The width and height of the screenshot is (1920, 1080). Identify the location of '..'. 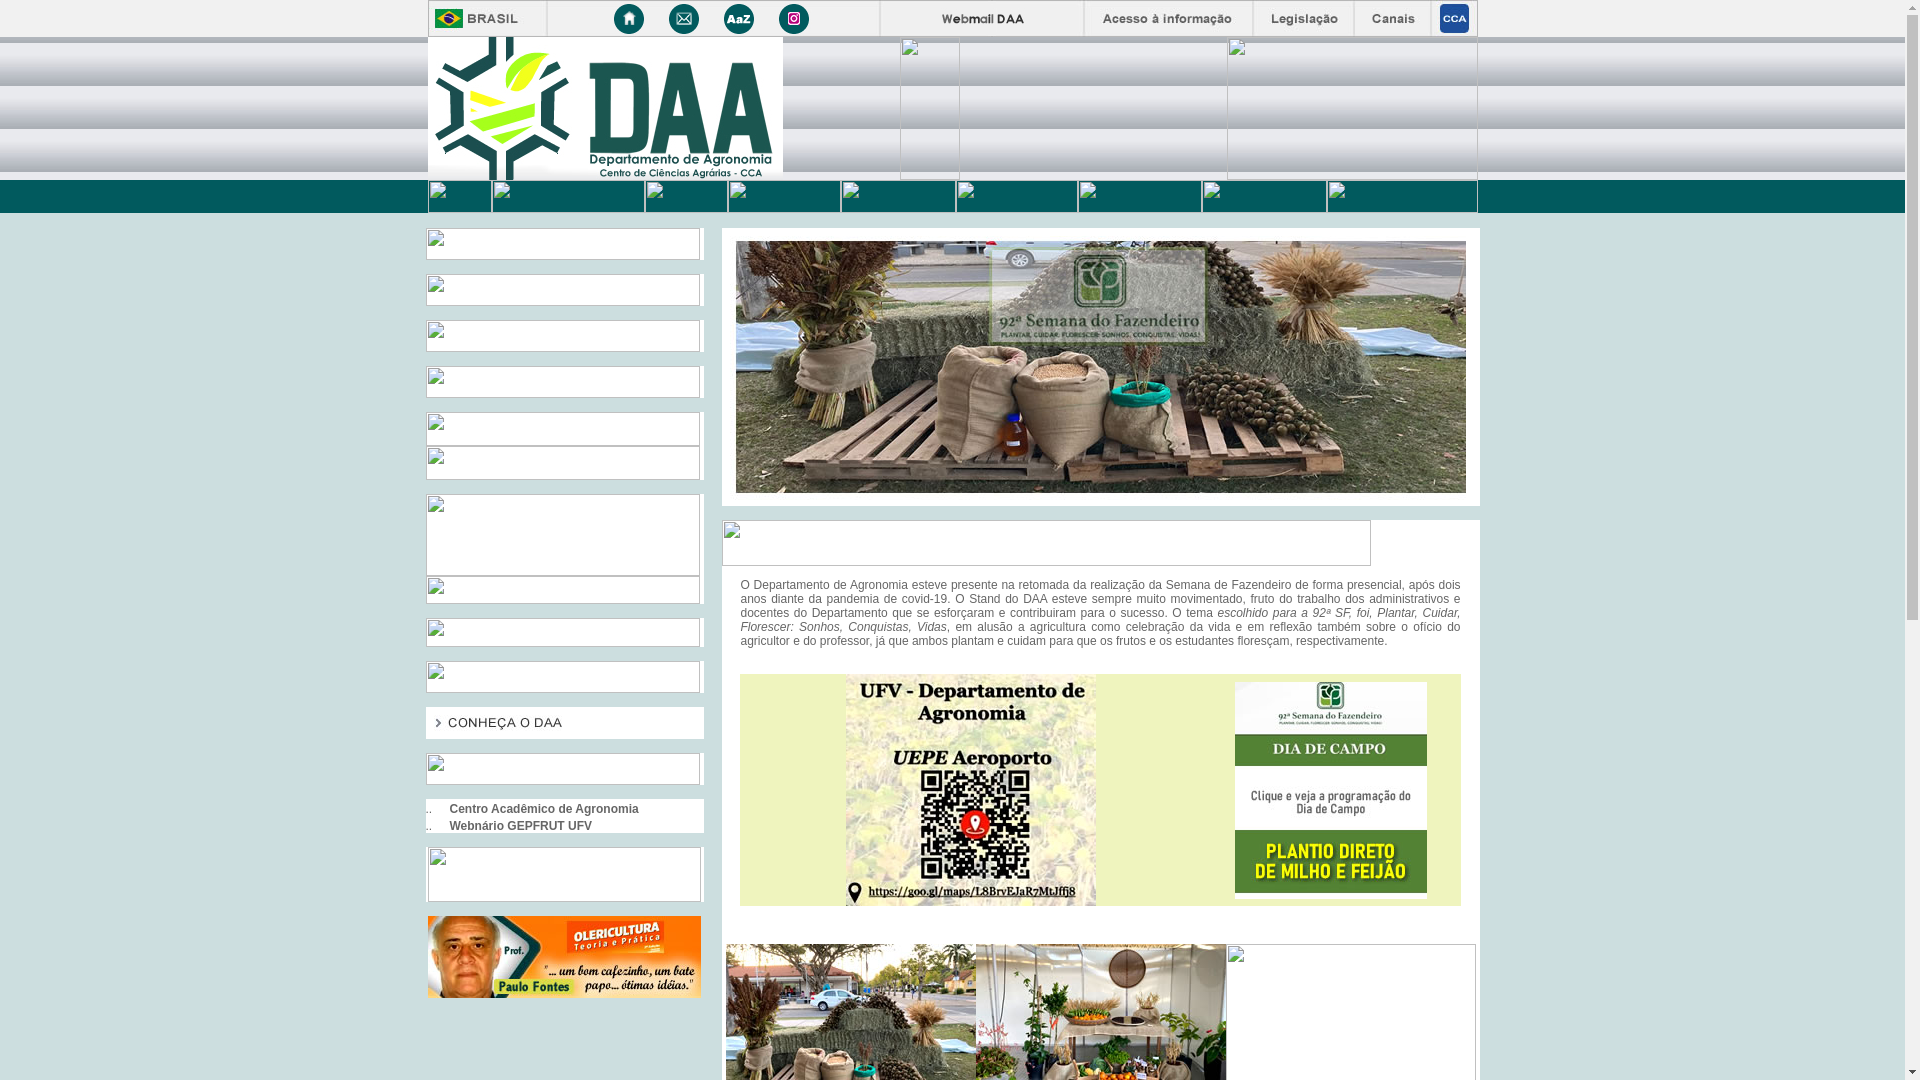
(428, 808).